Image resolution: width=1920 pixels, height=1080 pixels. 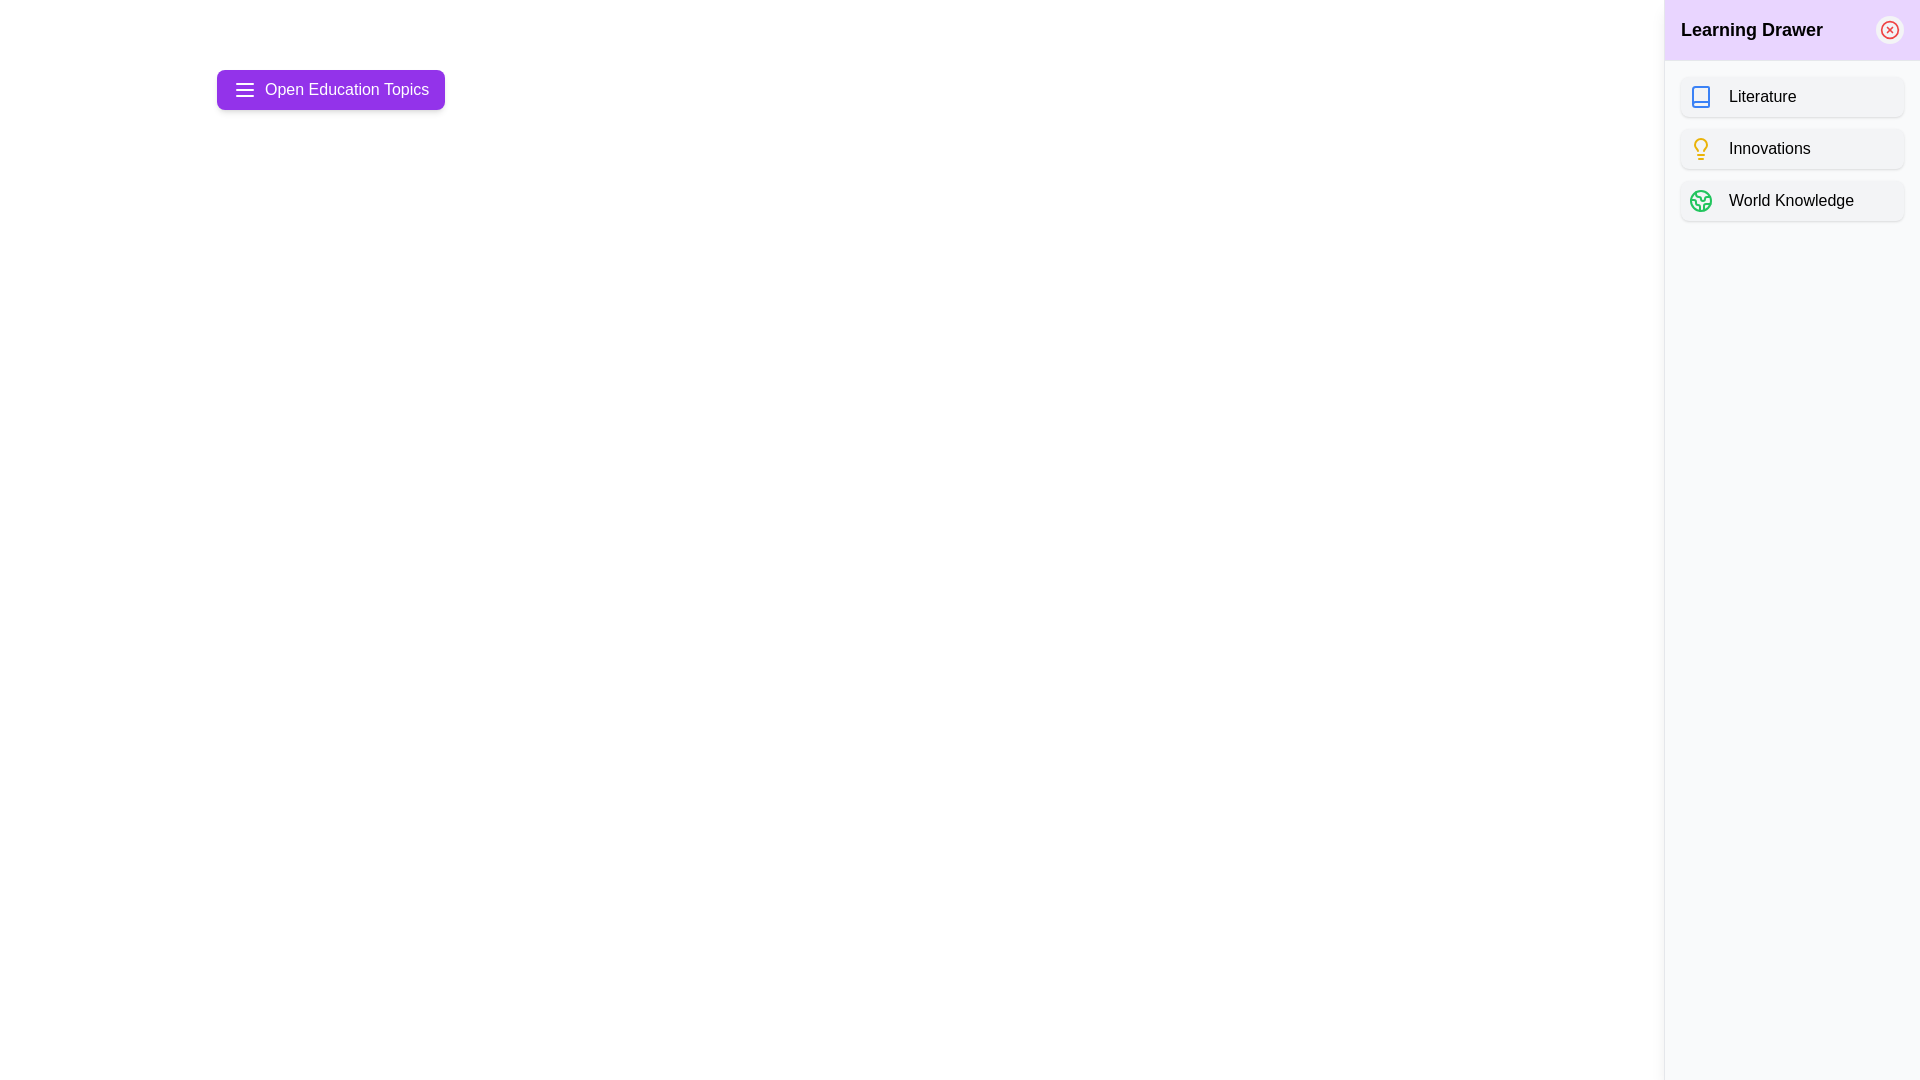 What do you see at coordinates (1889, 30) in the screenshot?
I see `the close icon in the drawer header to close the drawer` at bounding box center [1889, 30].